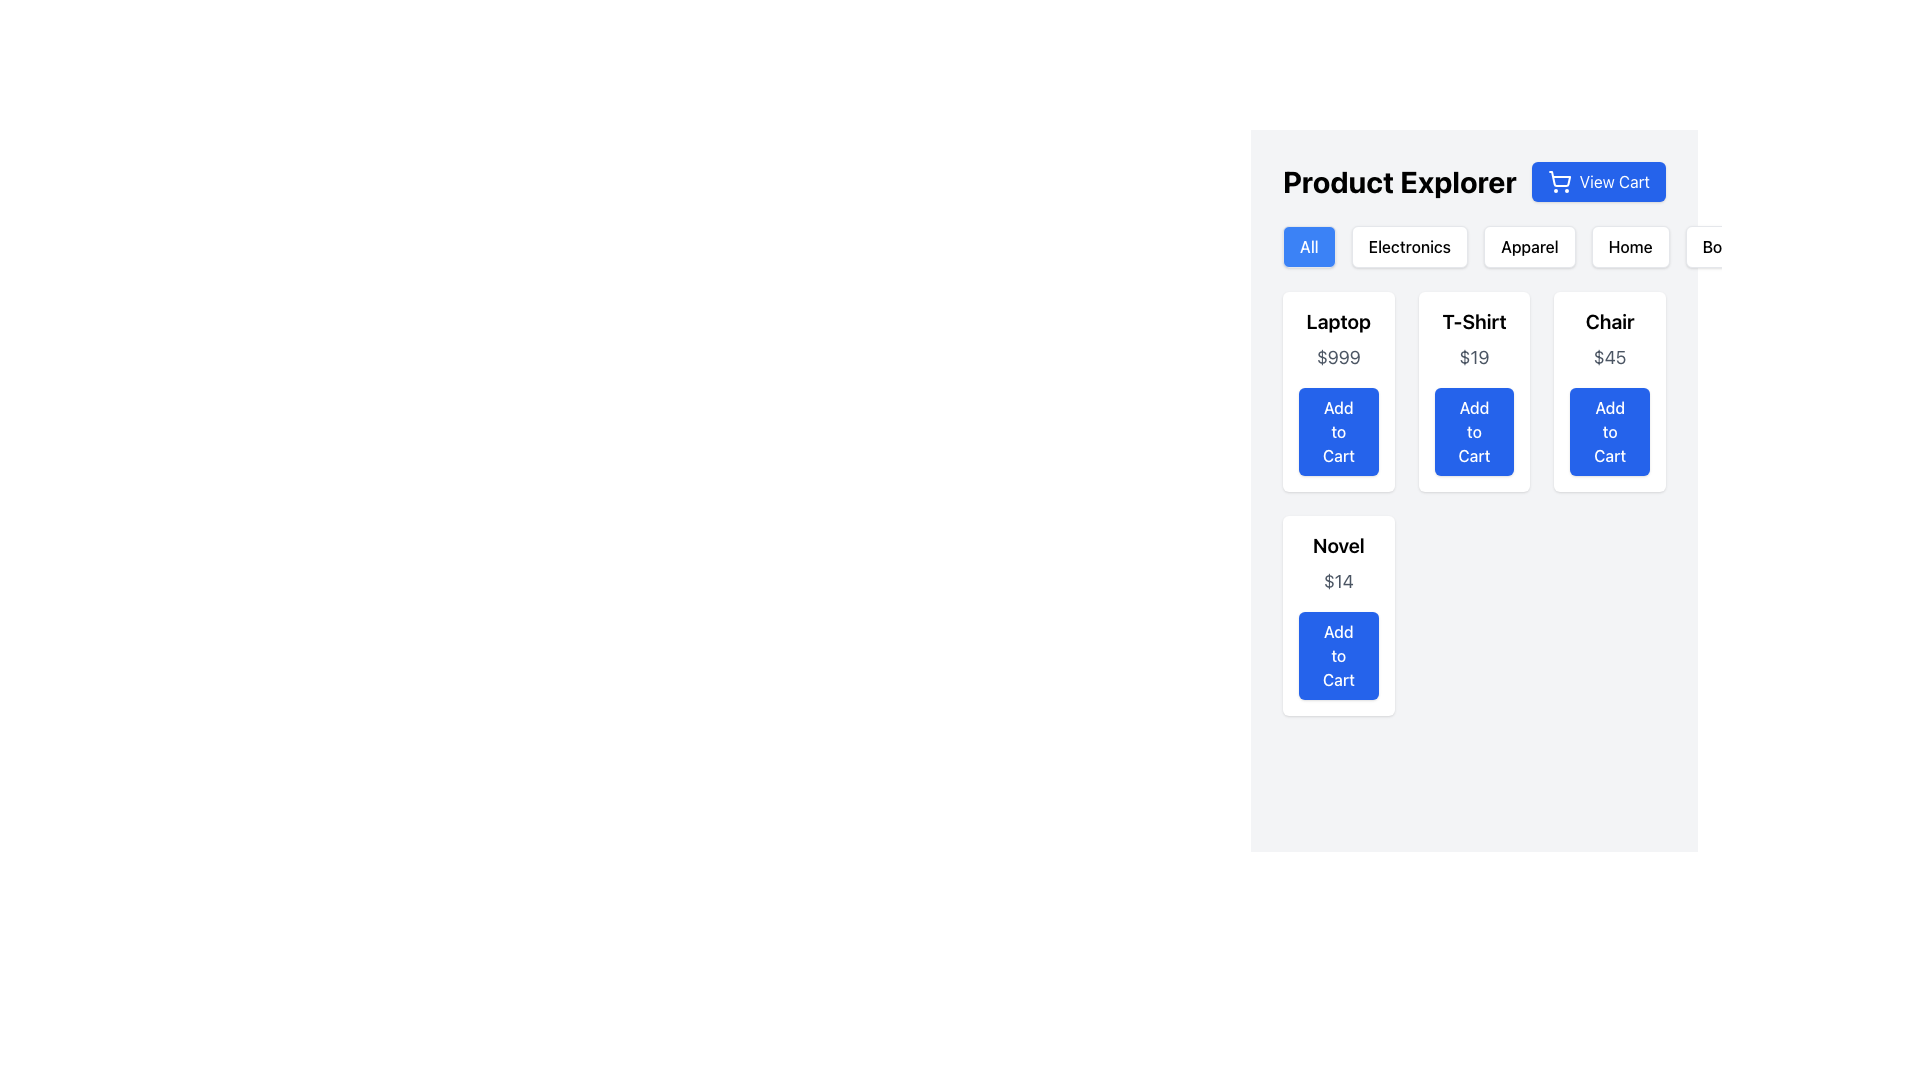 This screenshot has height=1080, width=1920. What do you see at coordinates (1558, 181) in the screenshot?
I see `the 'View Cart' button which is a blue button located in the upper-right area of the interface, featuring a shopping cart icon centered within it` at bounding box center [1558, 181].